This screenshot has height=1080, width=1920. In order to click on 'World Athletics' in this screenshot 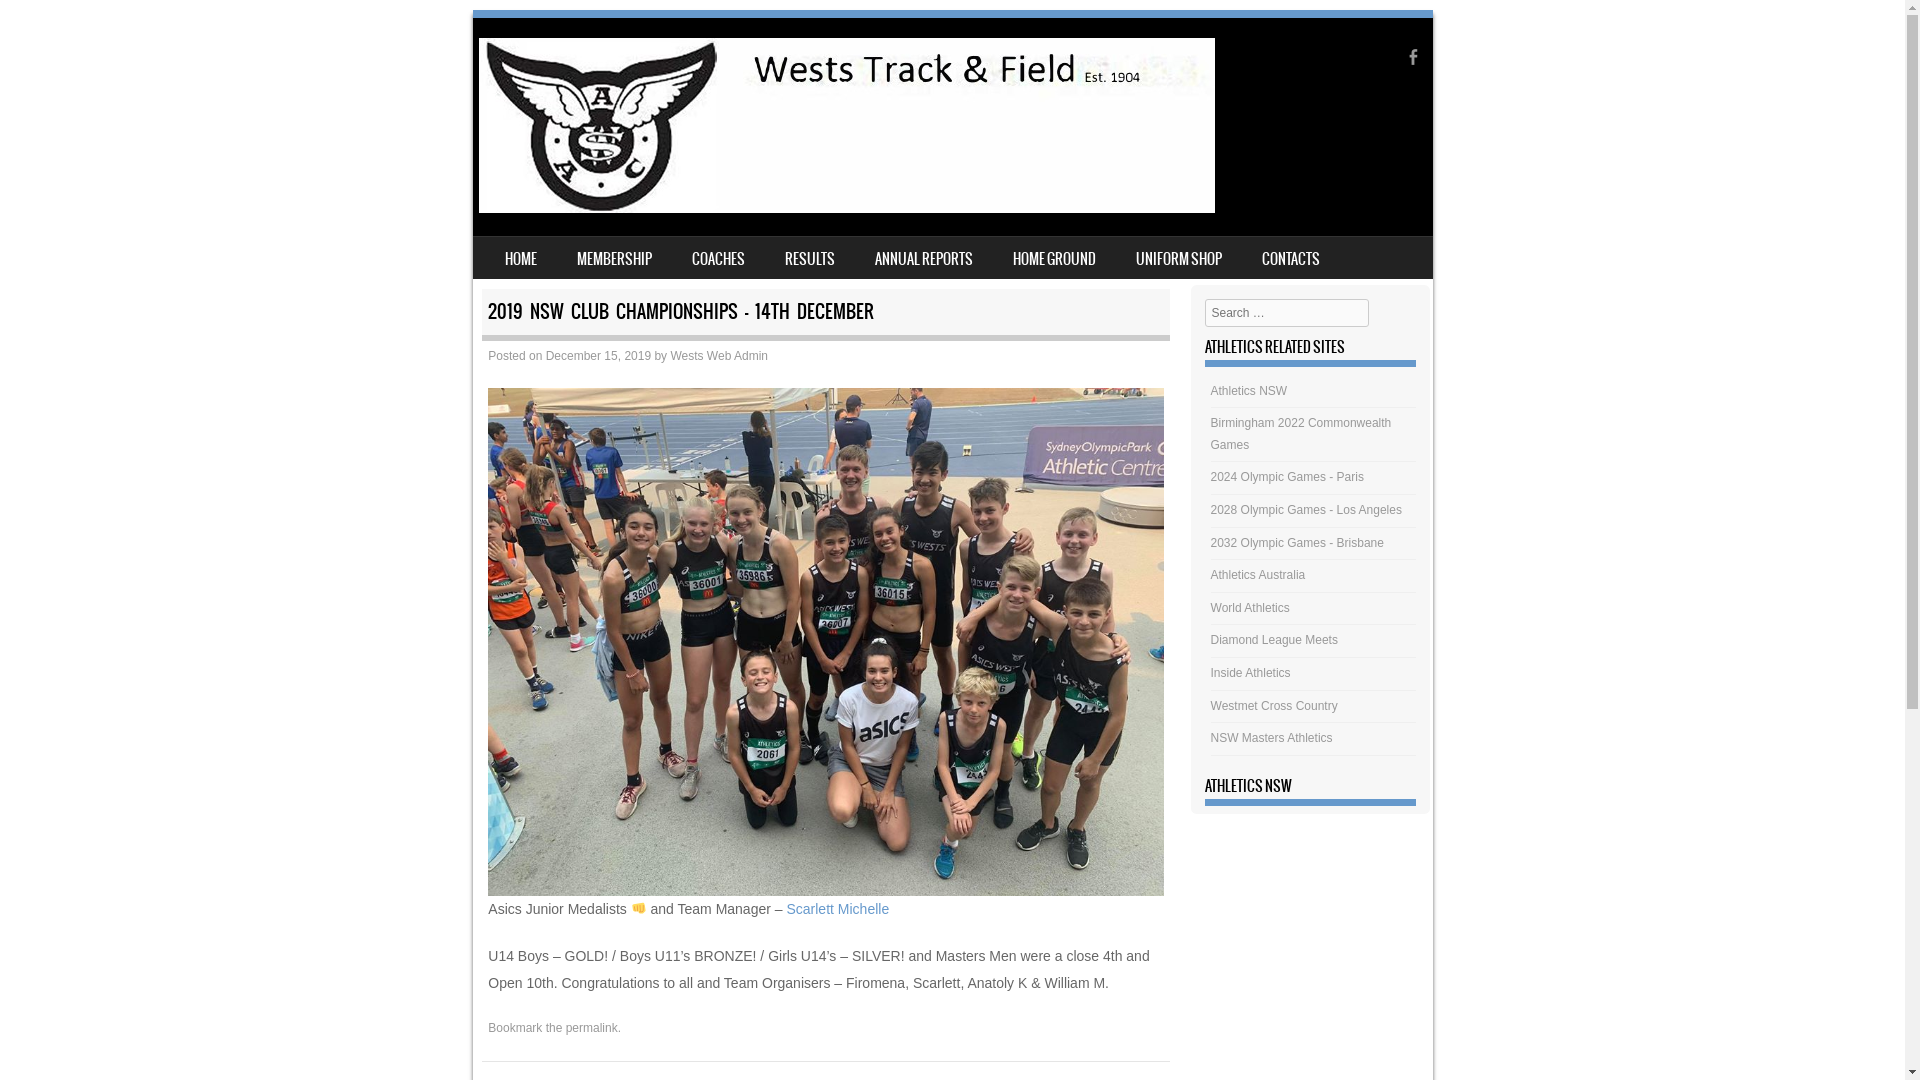, I will do `click(1249, 607)`.